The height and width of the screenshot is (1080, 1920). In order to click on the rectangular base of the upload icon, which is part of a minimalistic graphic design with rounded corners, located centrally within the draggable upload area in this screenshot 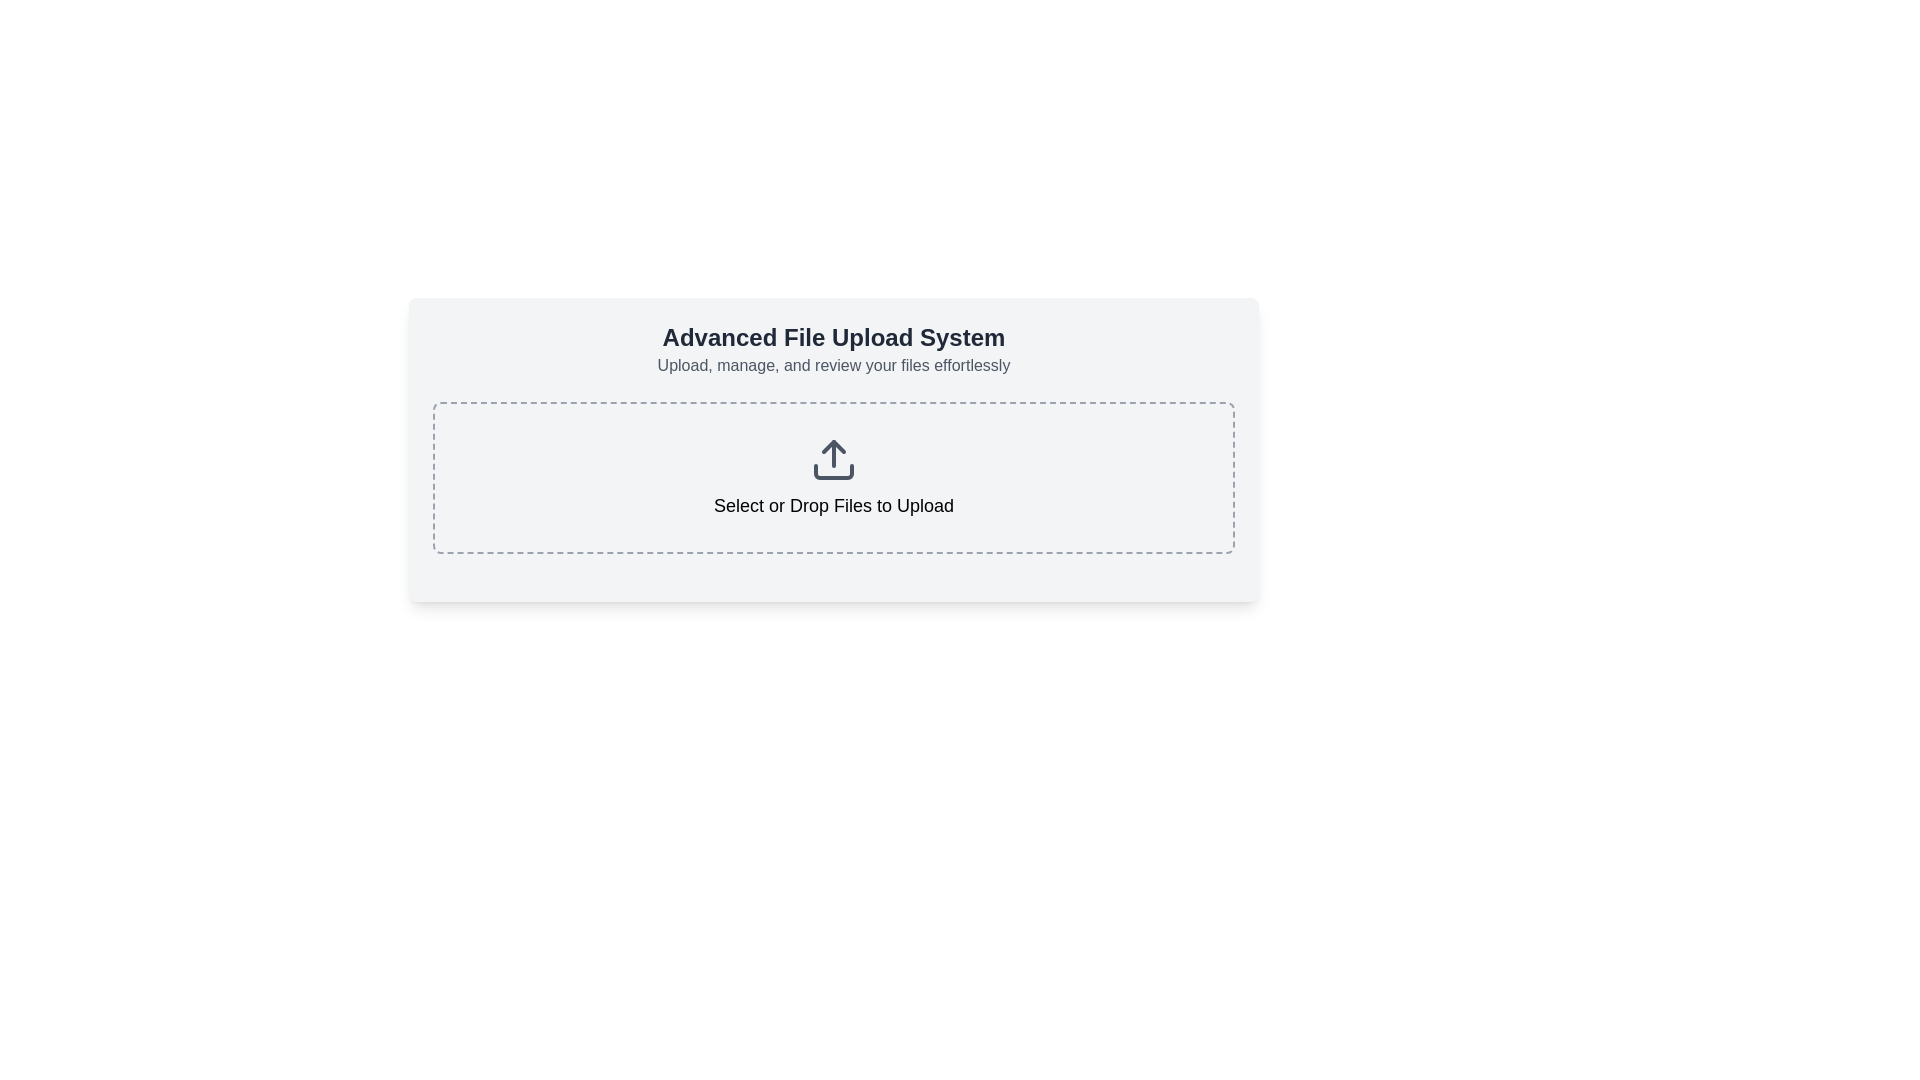, I will do `click(834, 471)`.